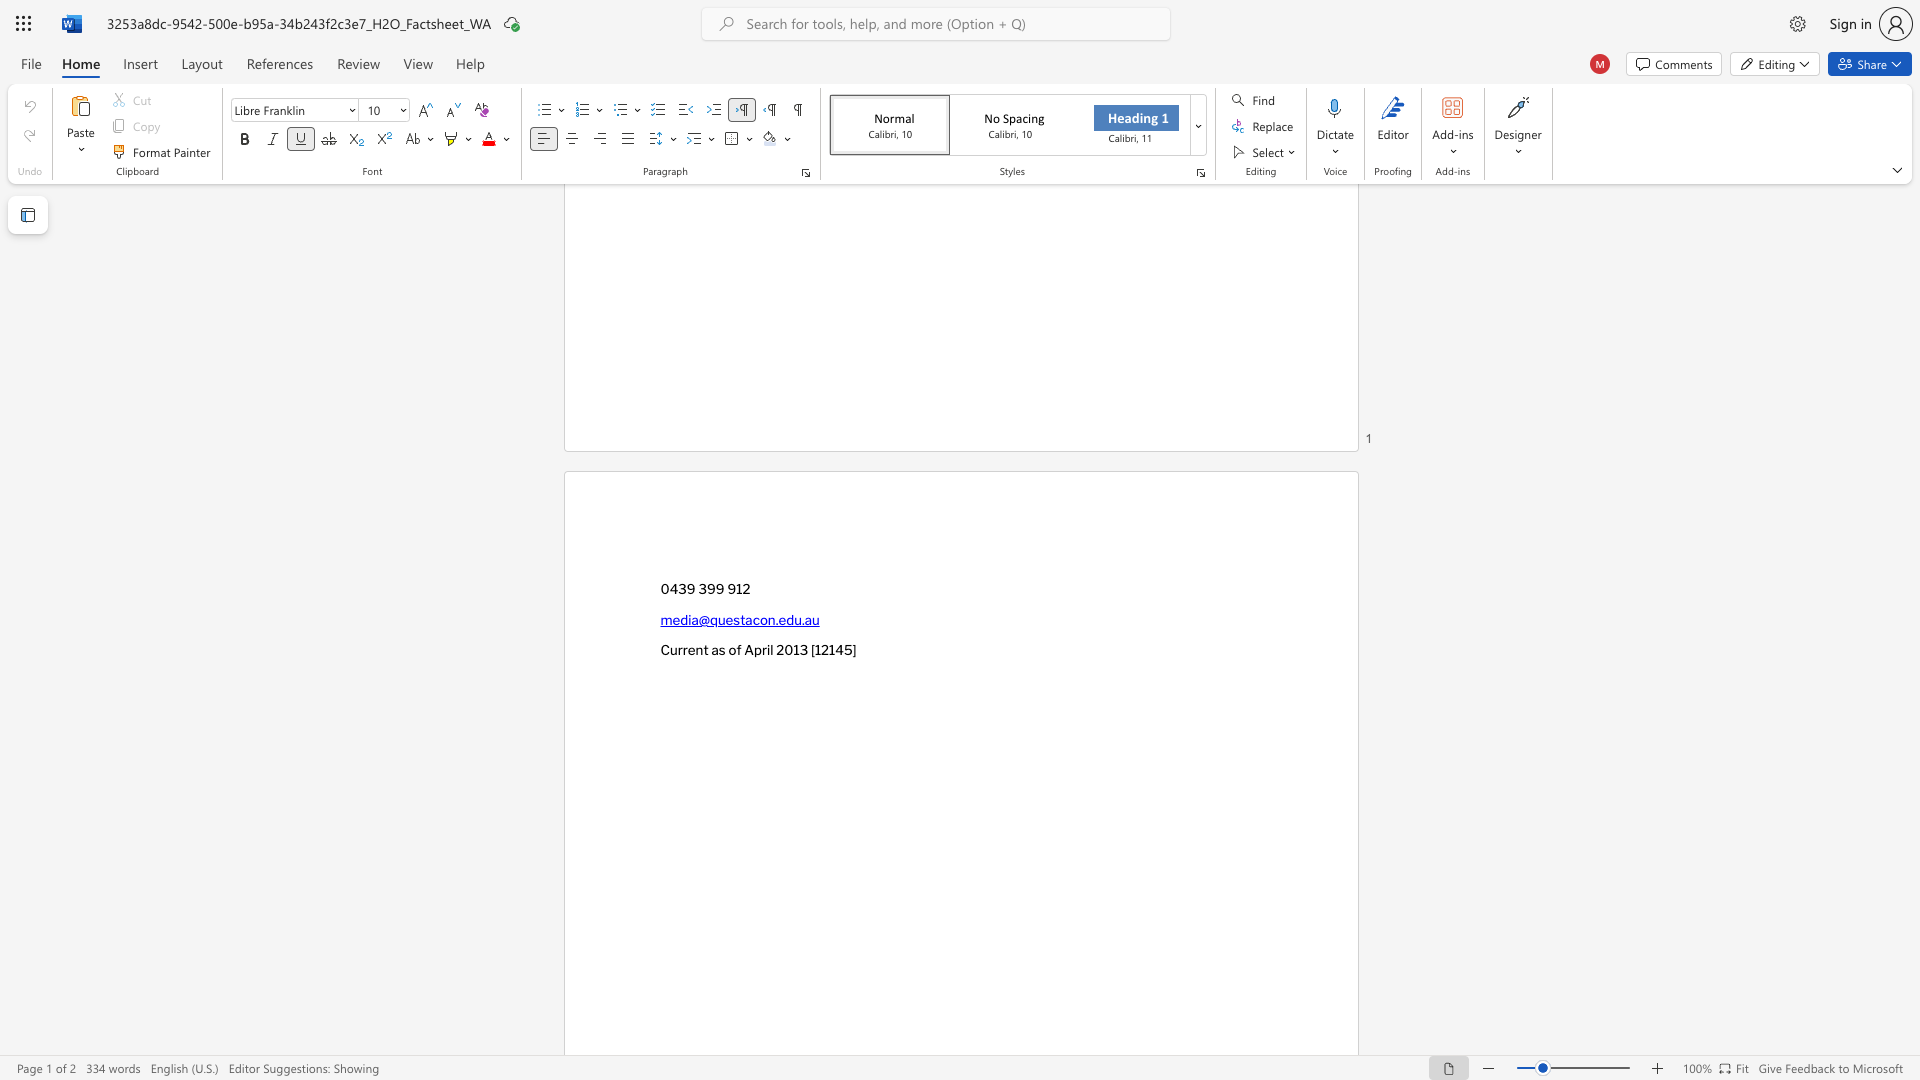  I want to click on the space between the continuous character "n" and "t" in the text, so click(702, 650).